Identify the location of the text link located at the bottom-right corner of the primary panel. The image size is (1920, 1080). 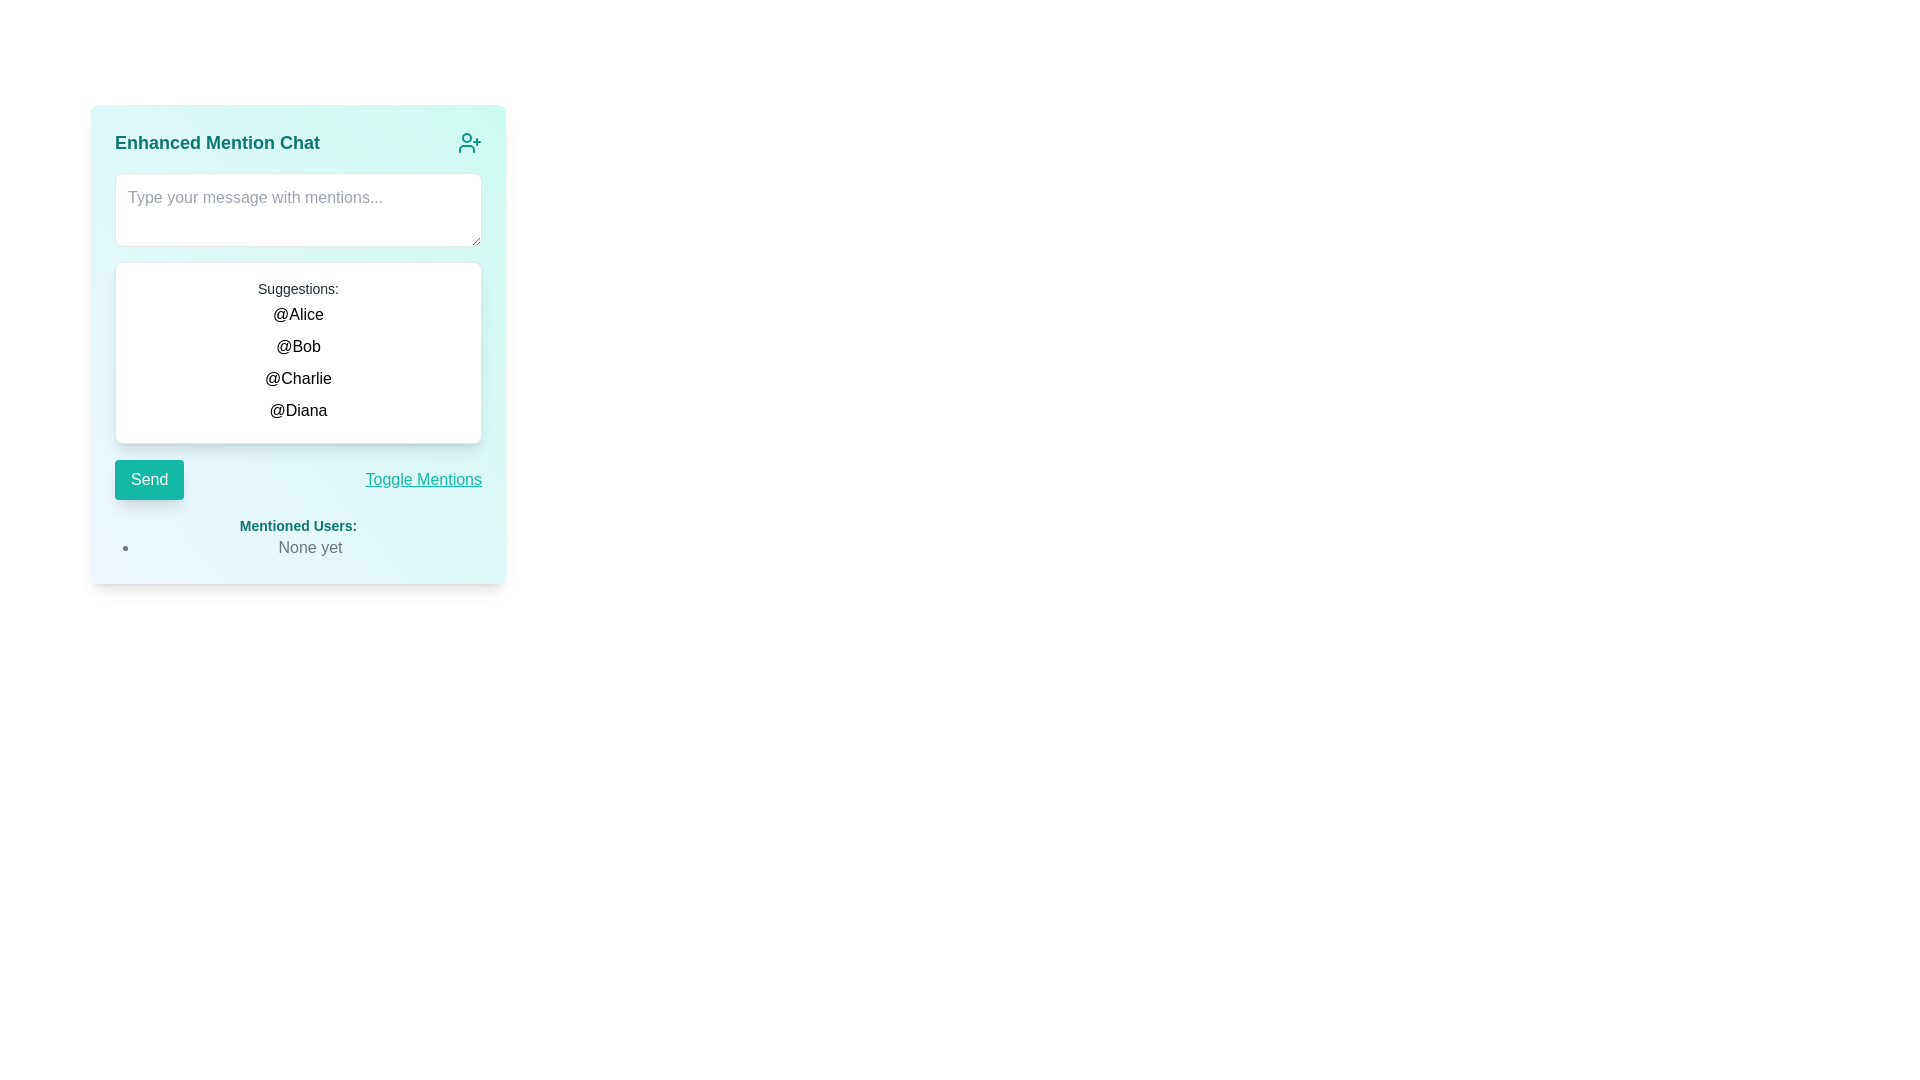
(422, 479).